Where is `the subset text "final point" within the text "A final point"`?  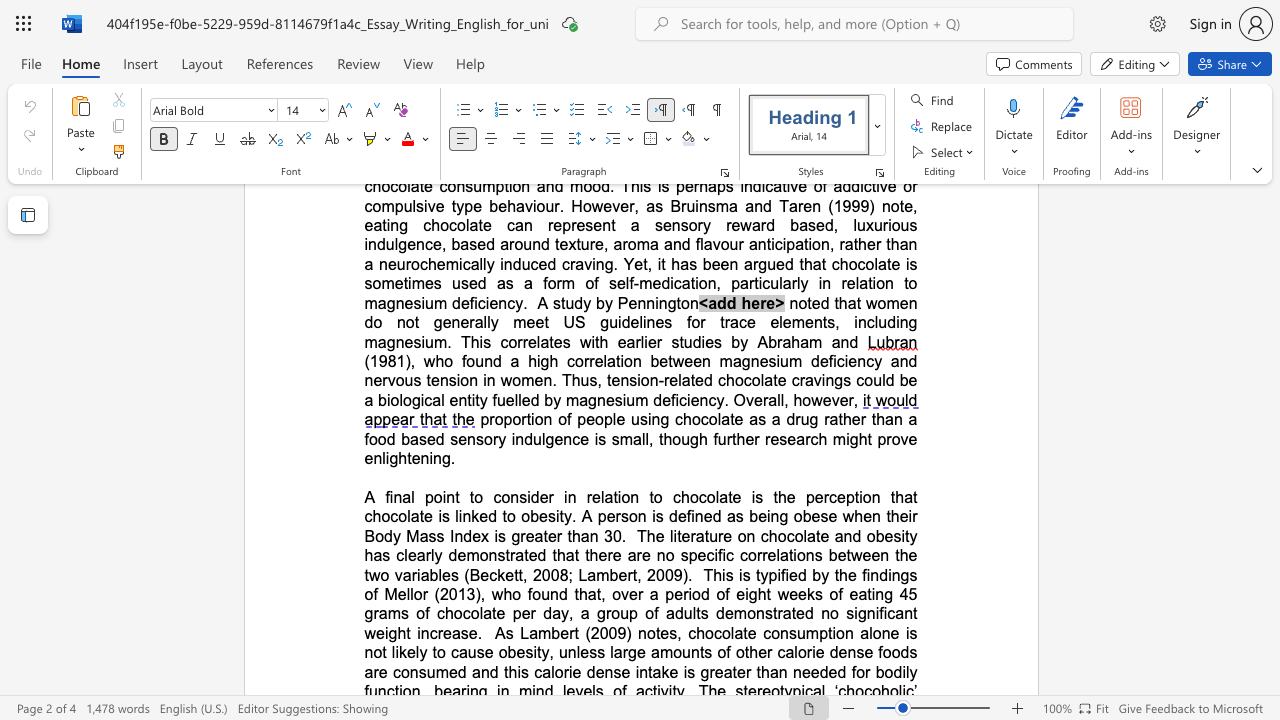 the subset text "final point" within the text "A final point" is located at coordinates (385, 496).